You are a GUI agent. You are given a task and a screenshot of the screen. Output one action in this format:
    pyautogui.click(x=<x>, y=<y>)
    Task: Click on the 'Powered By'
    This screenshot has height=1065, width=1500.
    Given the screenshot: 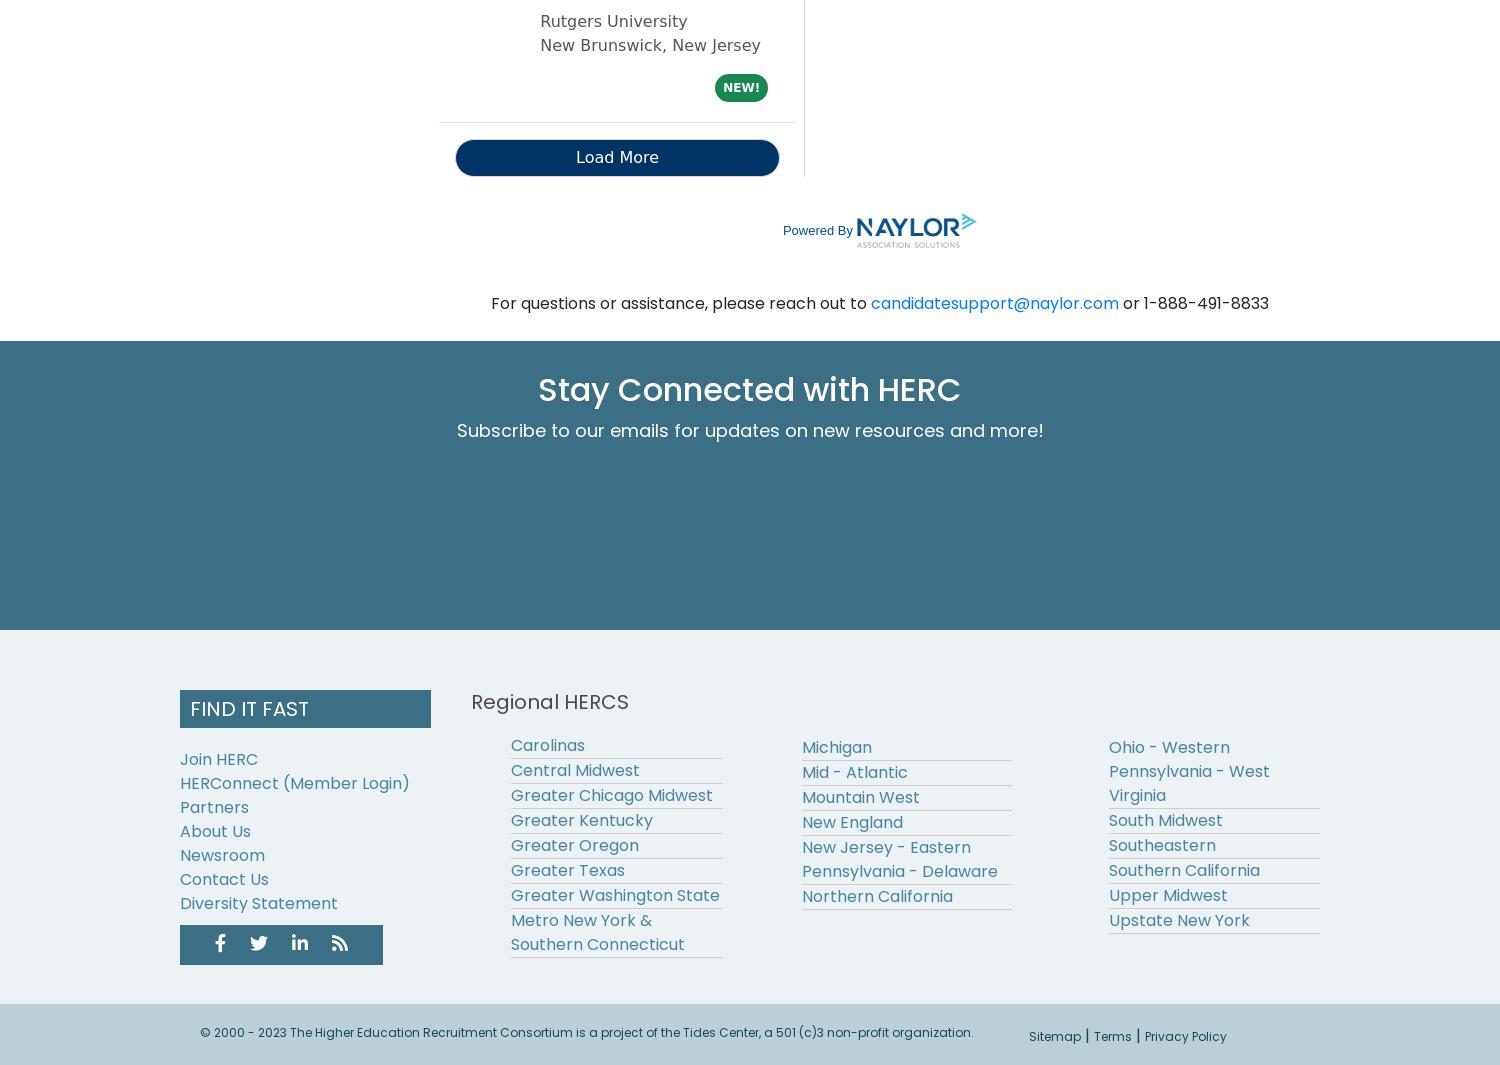 What is the action you would take?
    pyautogui.click(x=816, y=228)
    